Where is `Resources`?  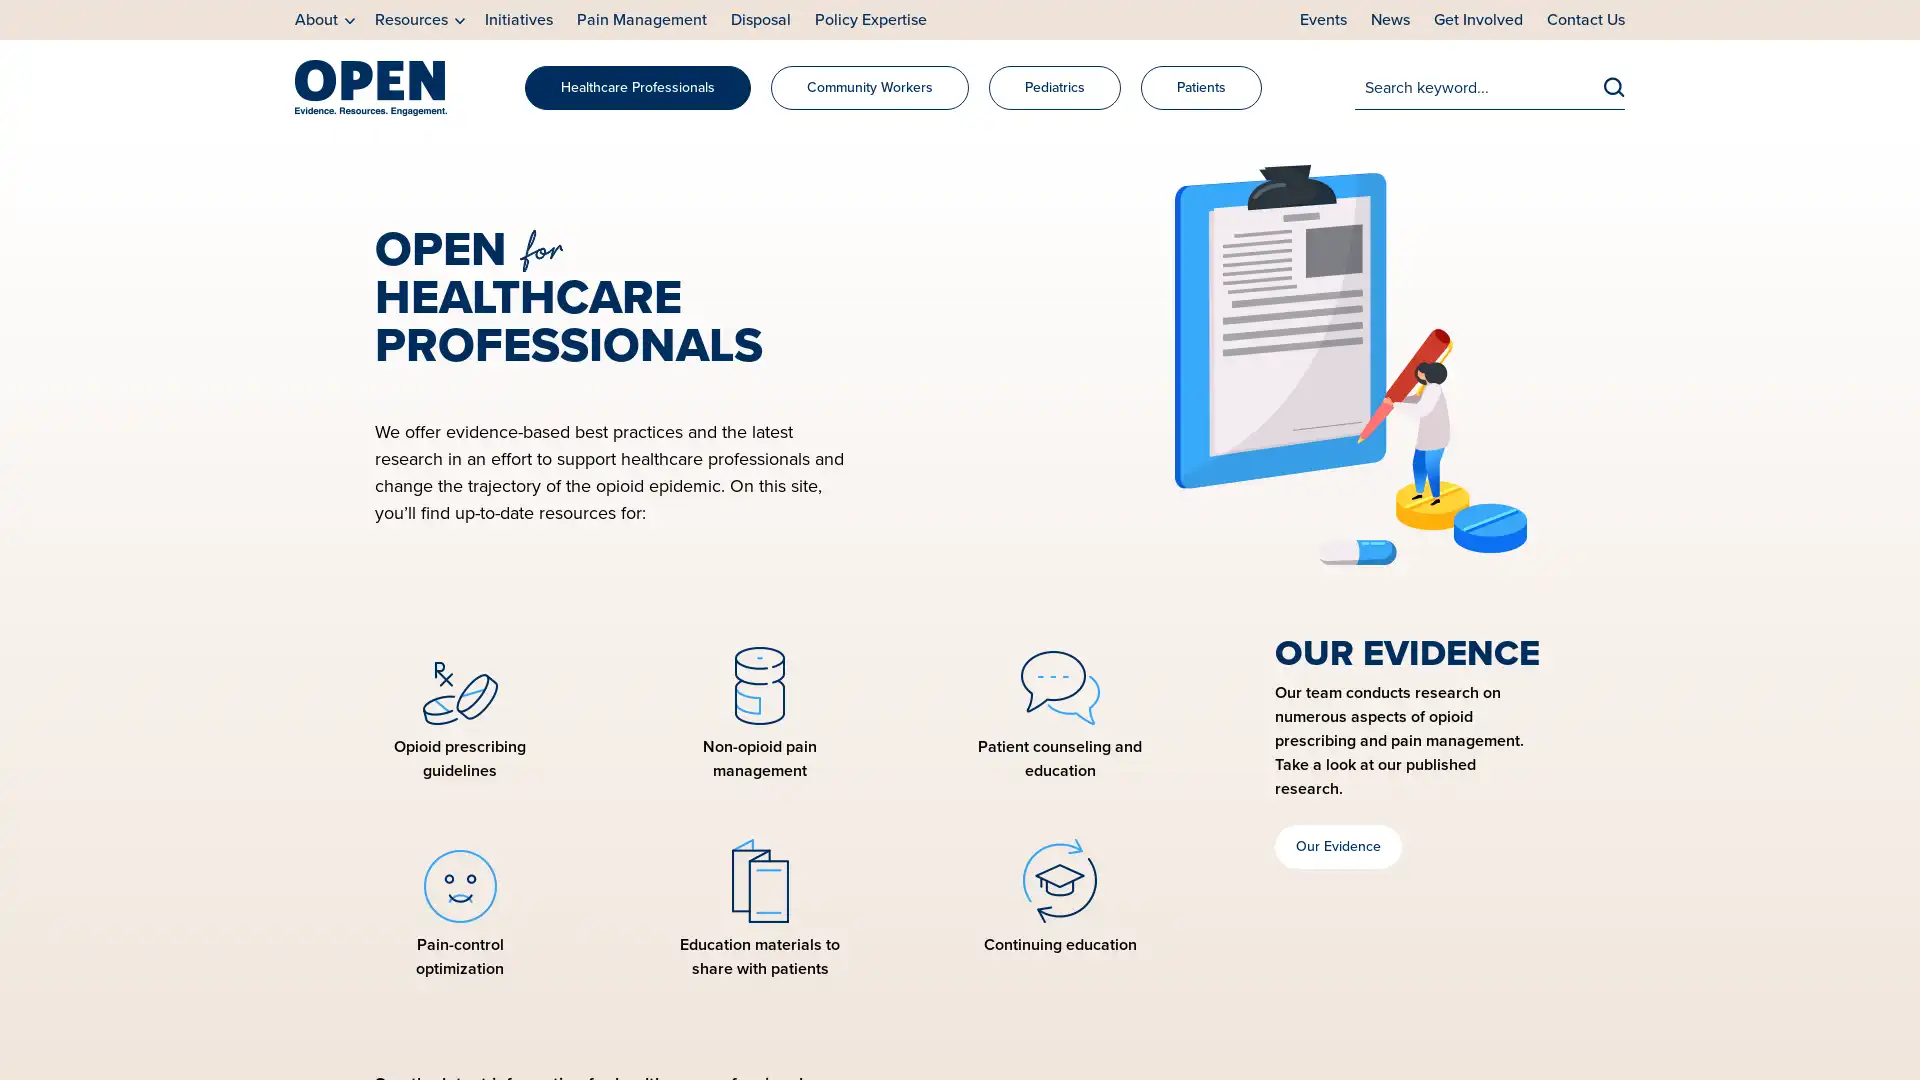 Resources is located at coordinates (419, 20).